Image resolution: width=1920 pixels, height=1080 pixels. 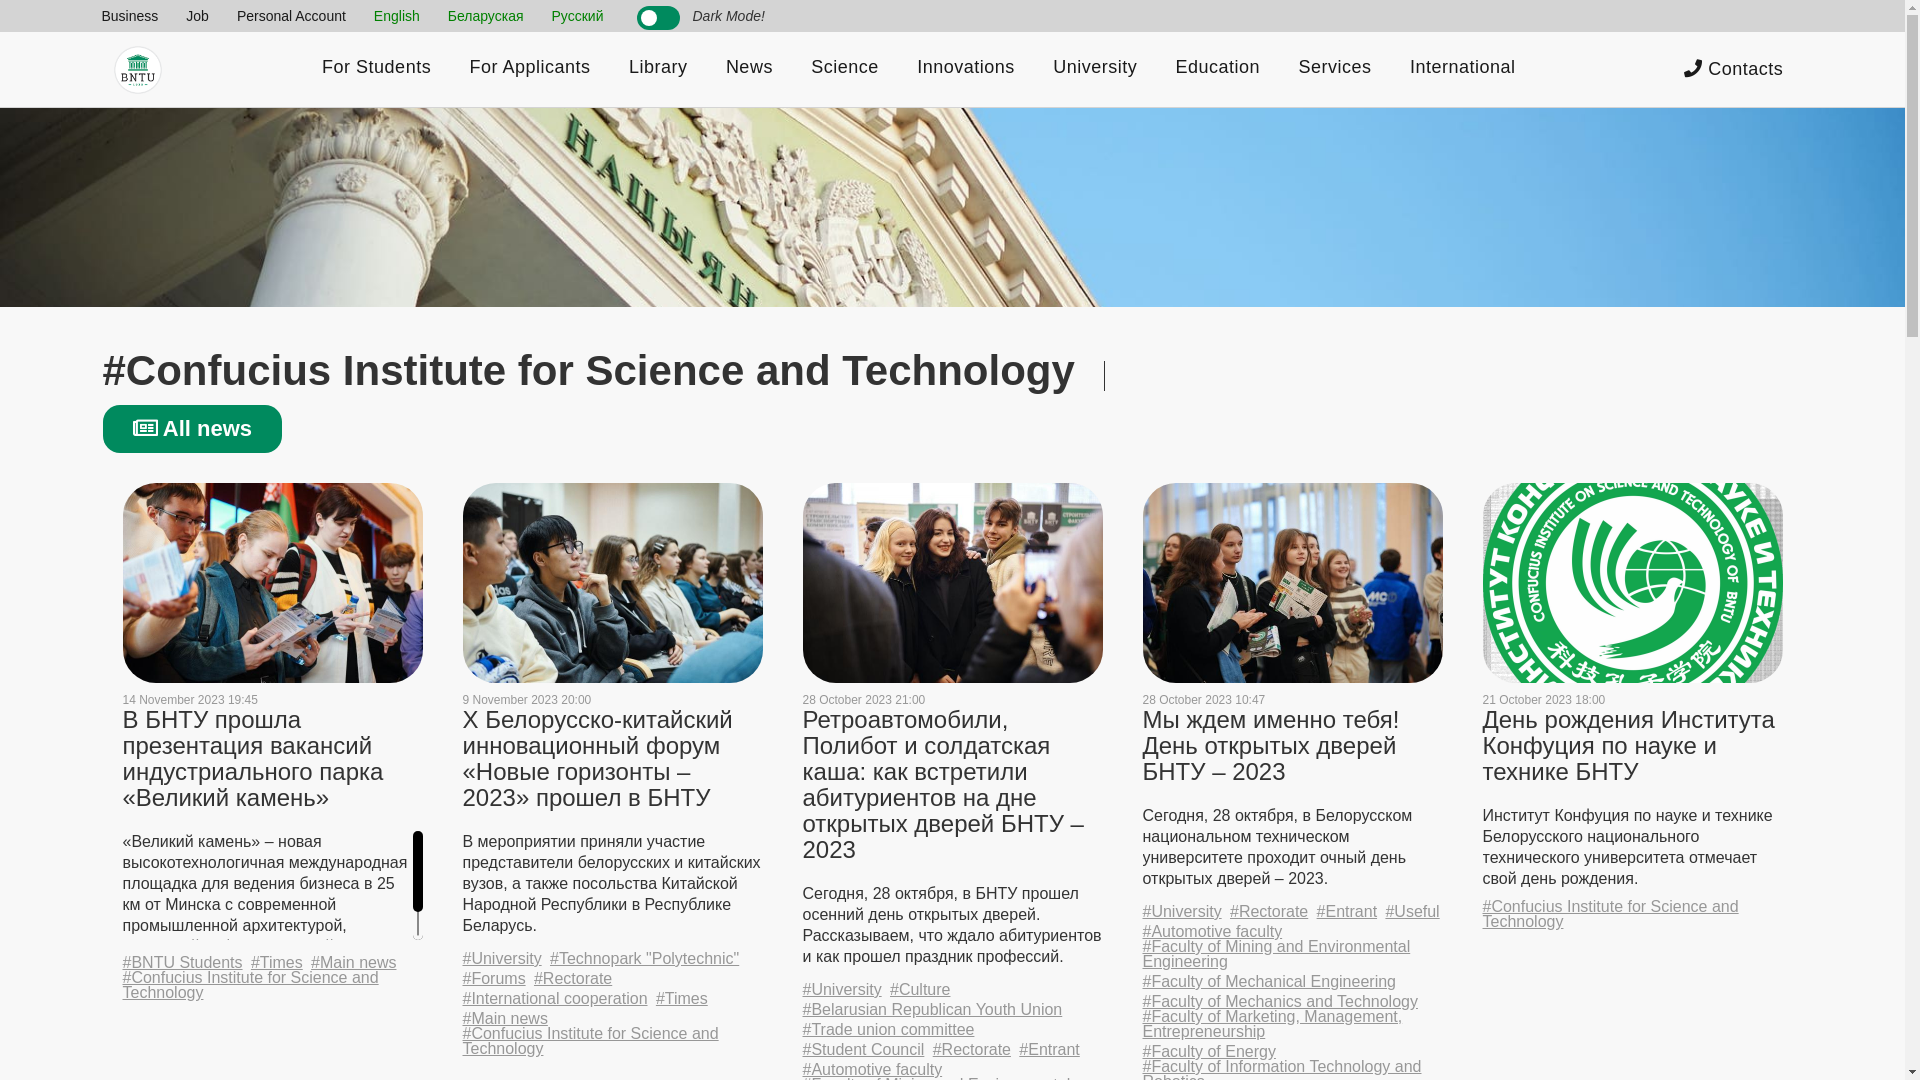 What do you see at coordinates (1384, 911) in the screenshot?
I see `'#Useful'` at bounding box center [1384, 911].